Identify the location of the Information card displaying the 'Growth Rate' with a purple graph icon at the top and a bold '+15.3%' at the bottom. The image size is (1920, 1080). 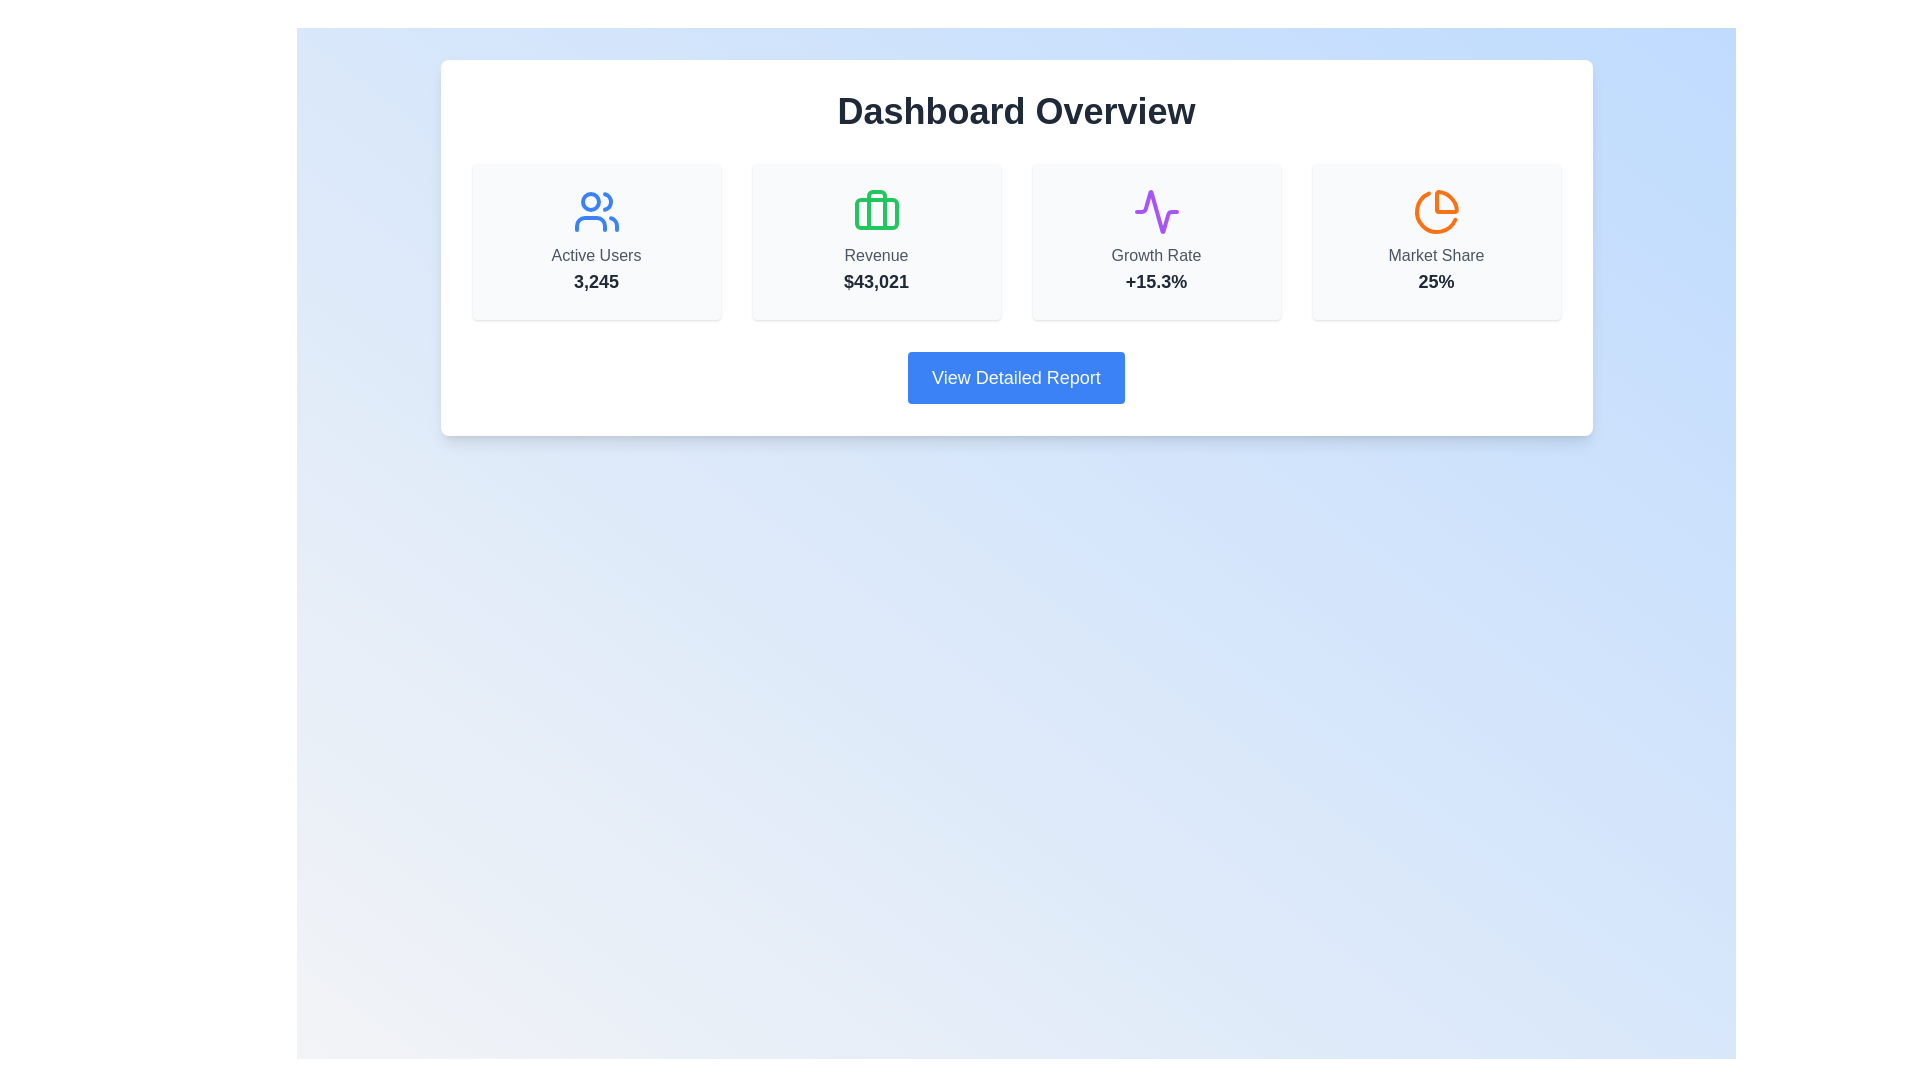
(1156, 241).